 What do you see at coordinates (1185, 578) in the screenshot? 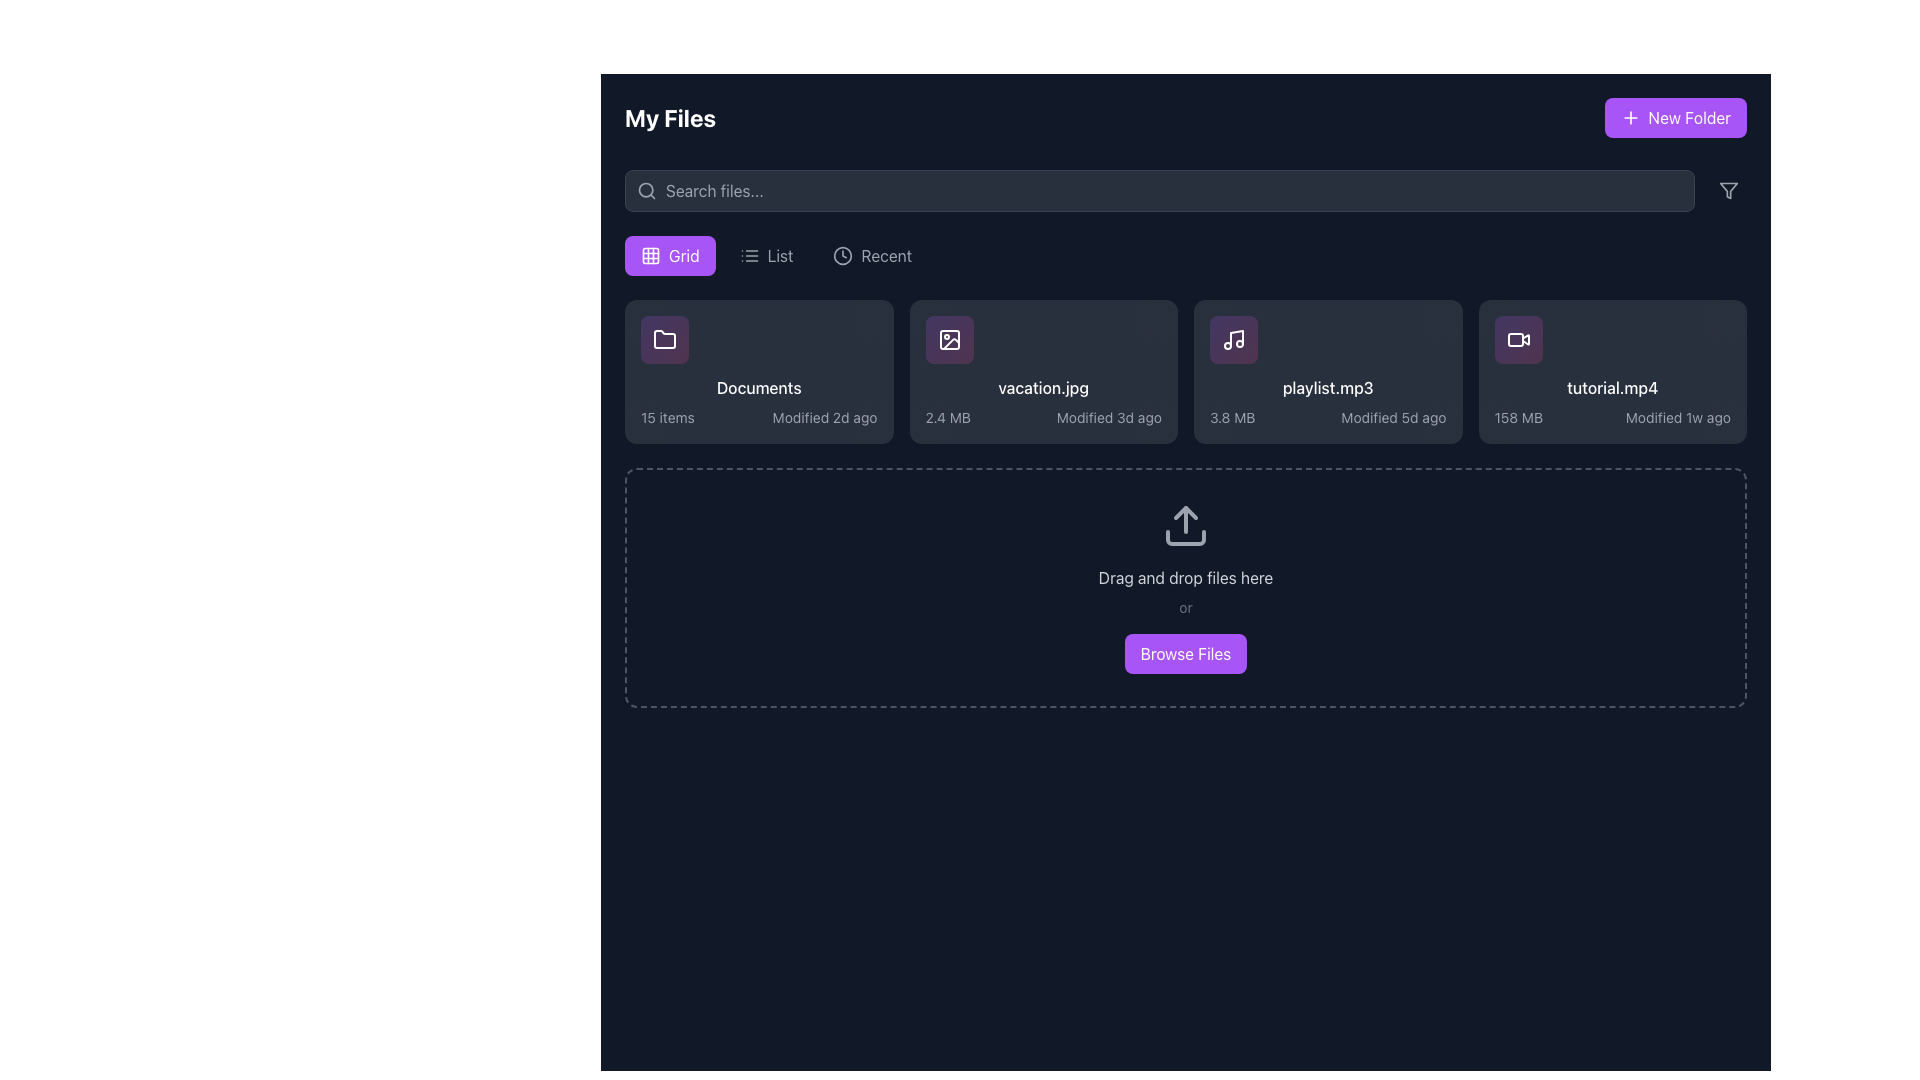
I see `the text label displaying 'Drag and drop files here' in light gray color, which is located slightly above the 'or' label and below an upload icon` at bounding box center [1185, 578].